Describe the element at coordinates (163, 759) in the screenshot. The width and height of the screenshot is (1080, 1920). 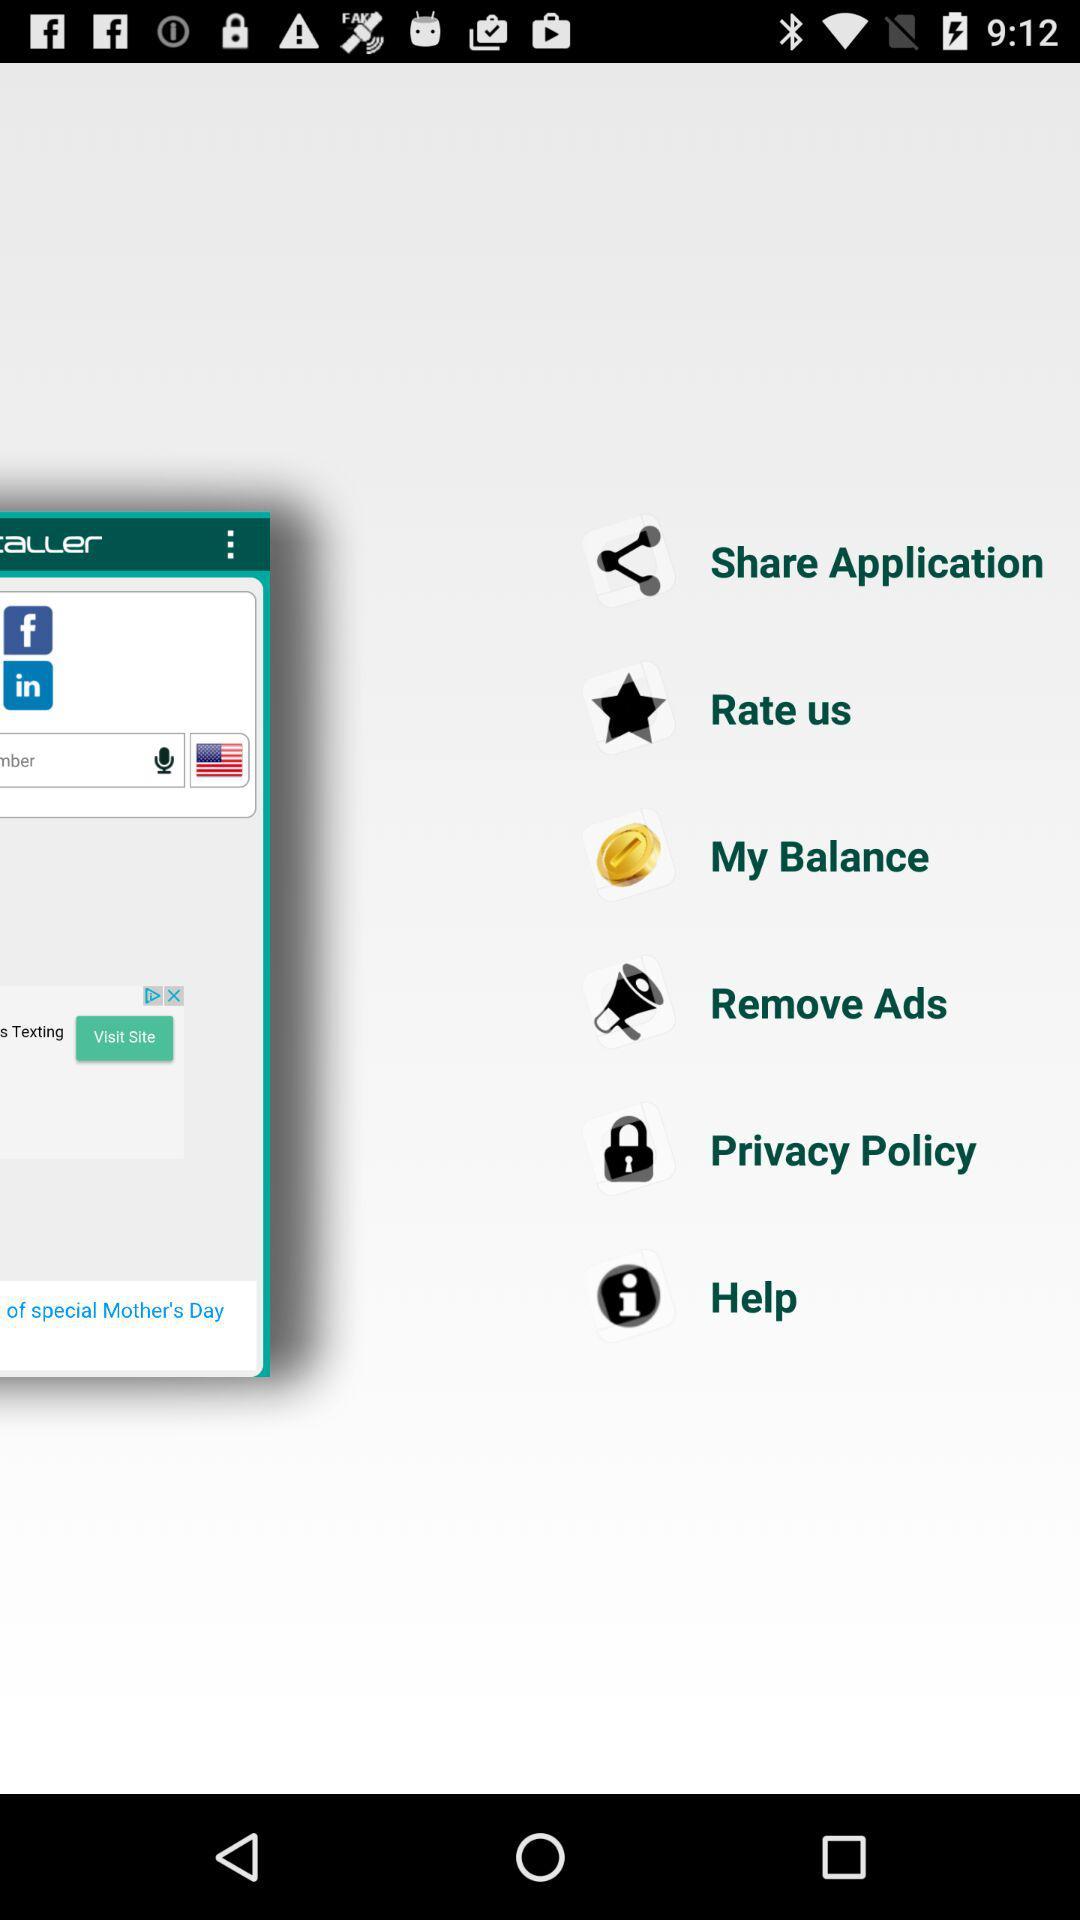
I see `record audio` at that location.